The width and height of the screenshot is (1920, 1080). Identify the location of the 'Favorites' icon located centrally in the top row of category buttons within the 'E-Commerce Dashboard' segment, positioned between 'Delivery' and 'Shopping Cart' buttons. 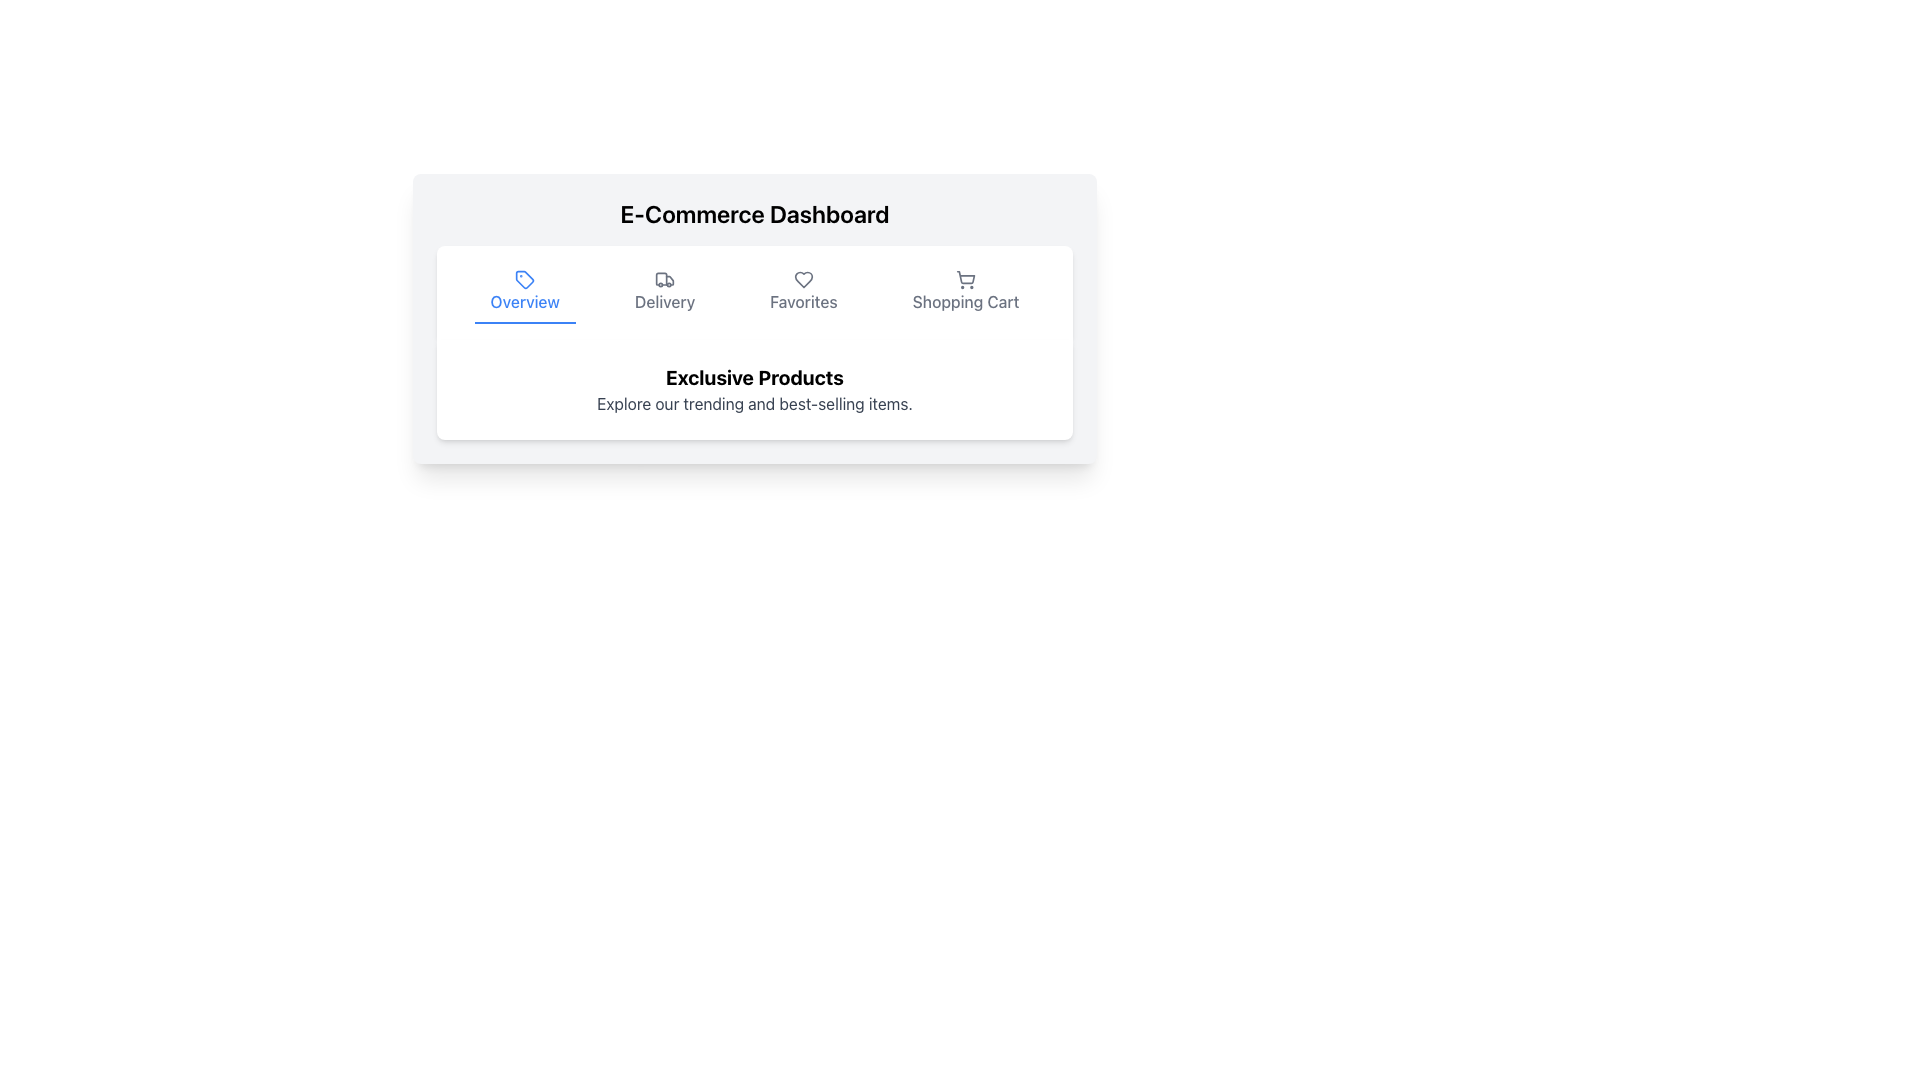
(803, 280).